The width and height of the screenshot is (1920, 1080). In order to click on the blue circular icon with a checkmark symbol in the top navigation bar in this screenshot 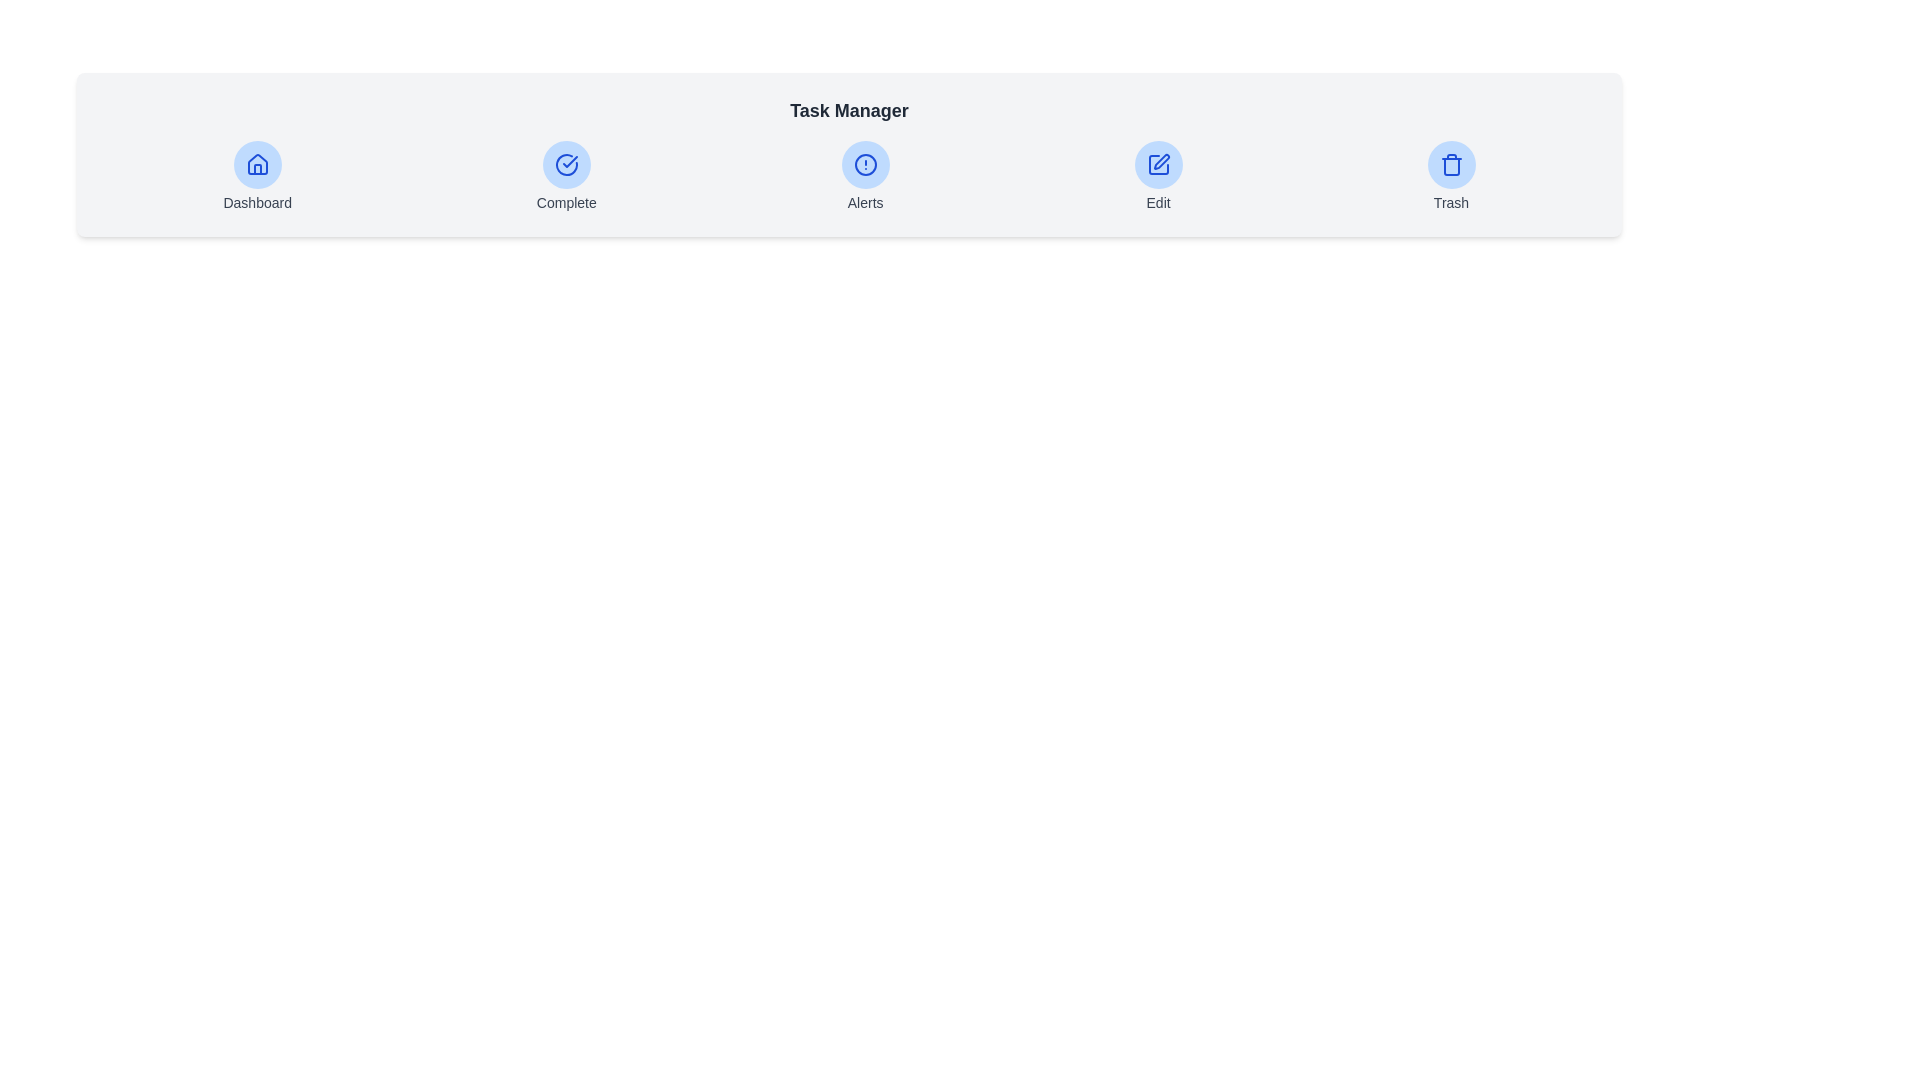, I will do `click(565, 164)`.